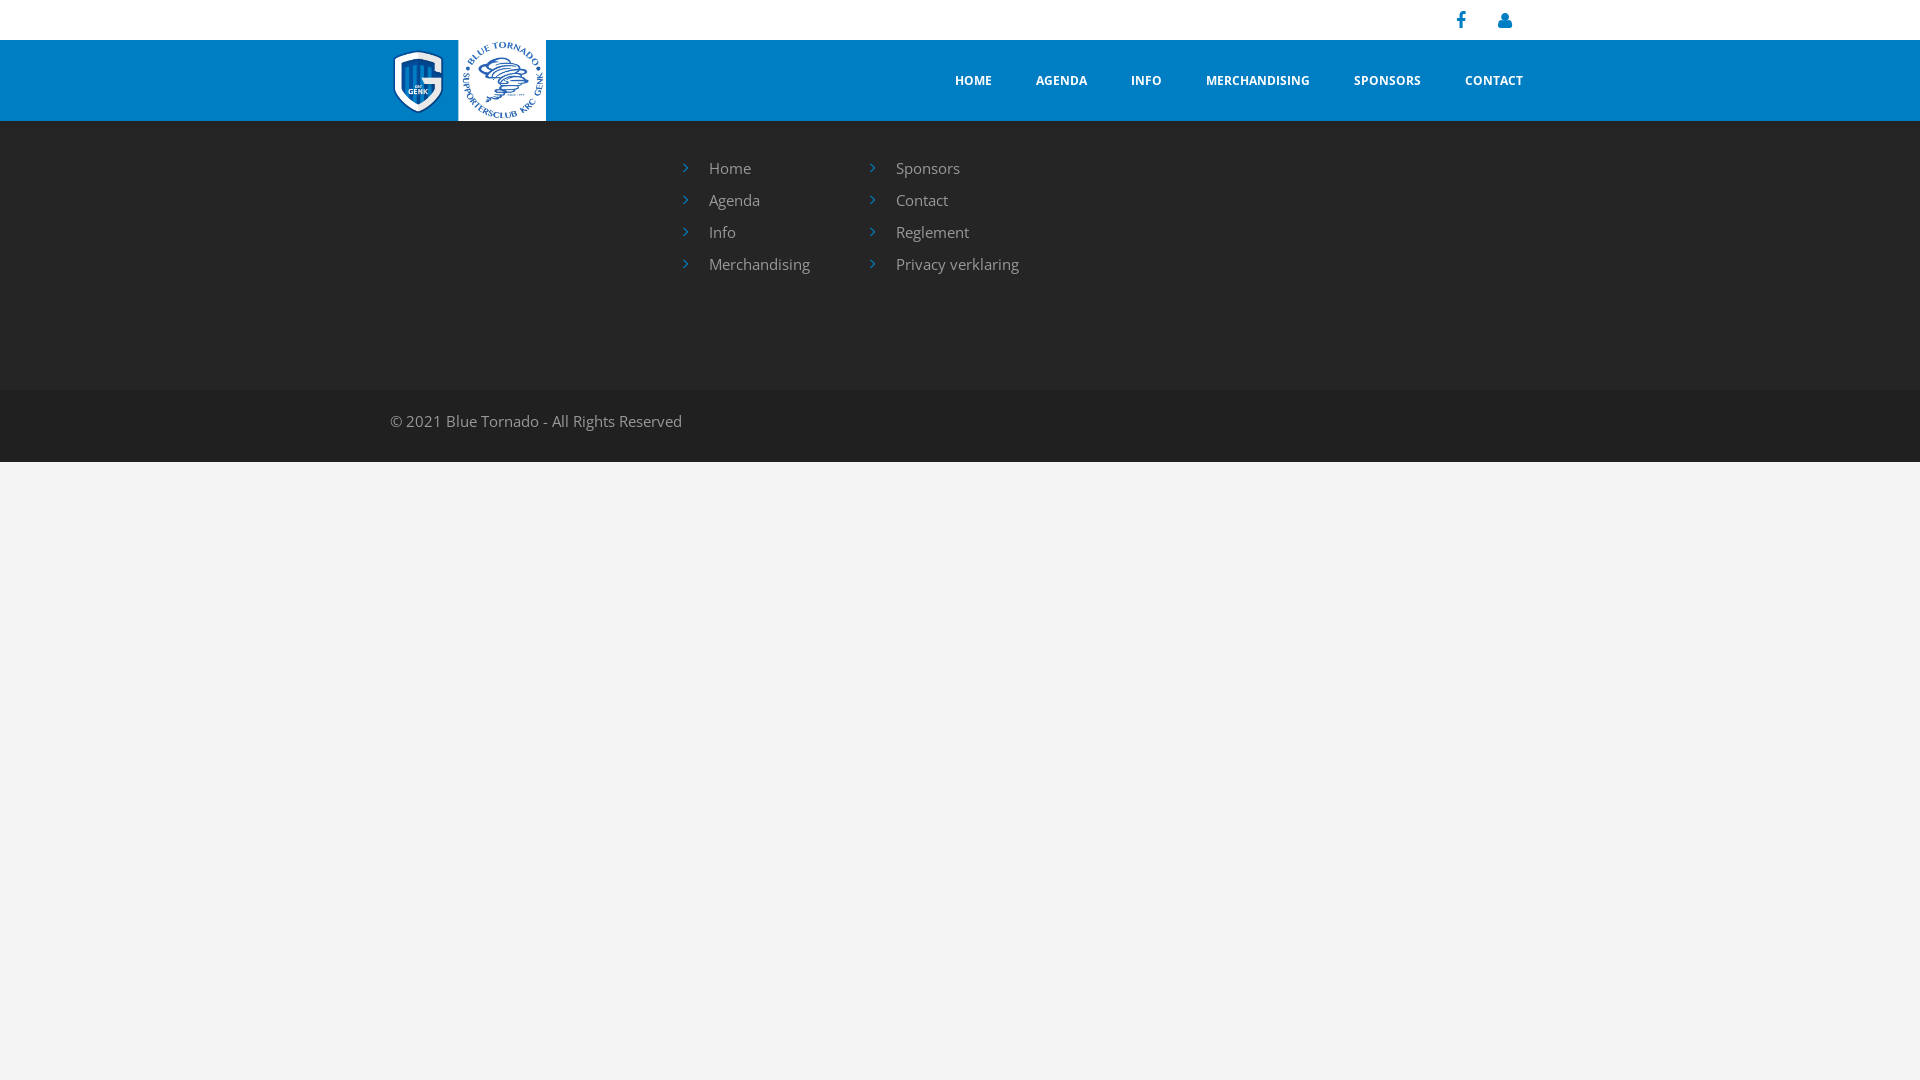 This screenshot has height=1080, width=1920. What do you see at coordinates (708, 262) in the screenshot?
I see `'Merchandising'` at bounding box center [708, 262].